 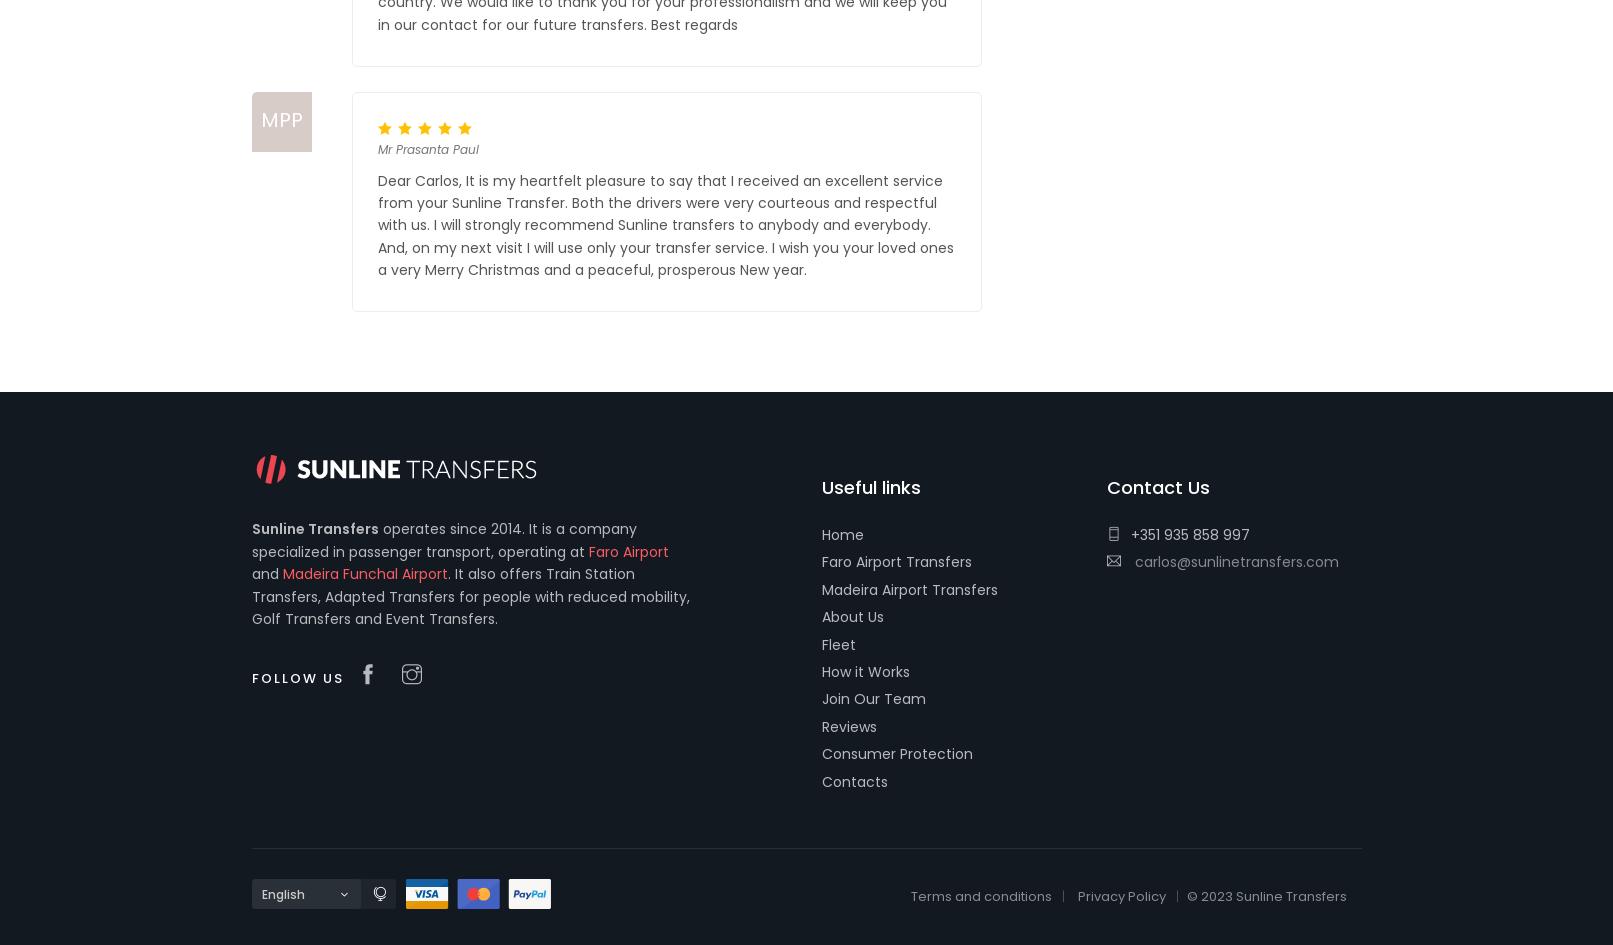 I want to click on 'Contact Us', so click(x=1156, y=486).